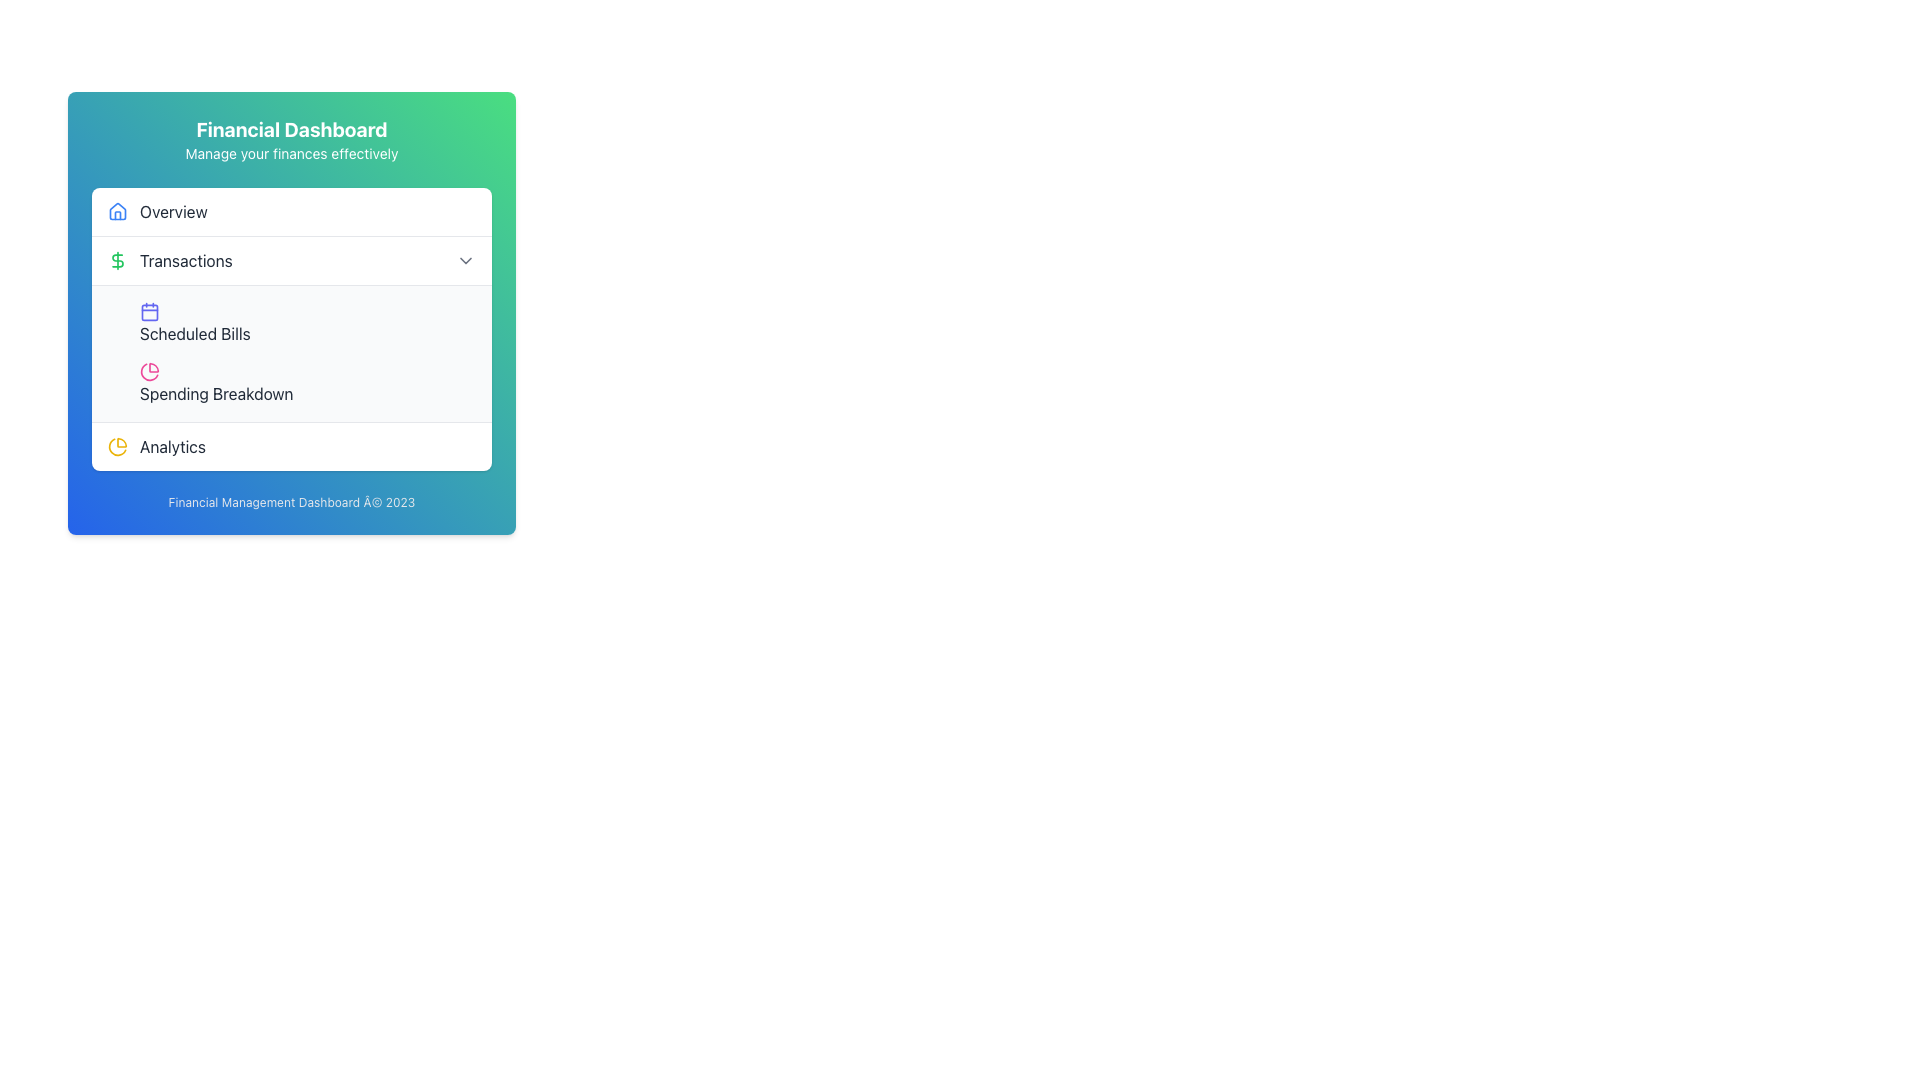 The height and width of the screenshot is (1080, 1920). Describe the element at coordinates (117, 446) in the screenshot. I see `the yellow pie chart icon with a modern line art design located to the left of the 'Analytics' text in the lower section of the dashboard menu` at that location.